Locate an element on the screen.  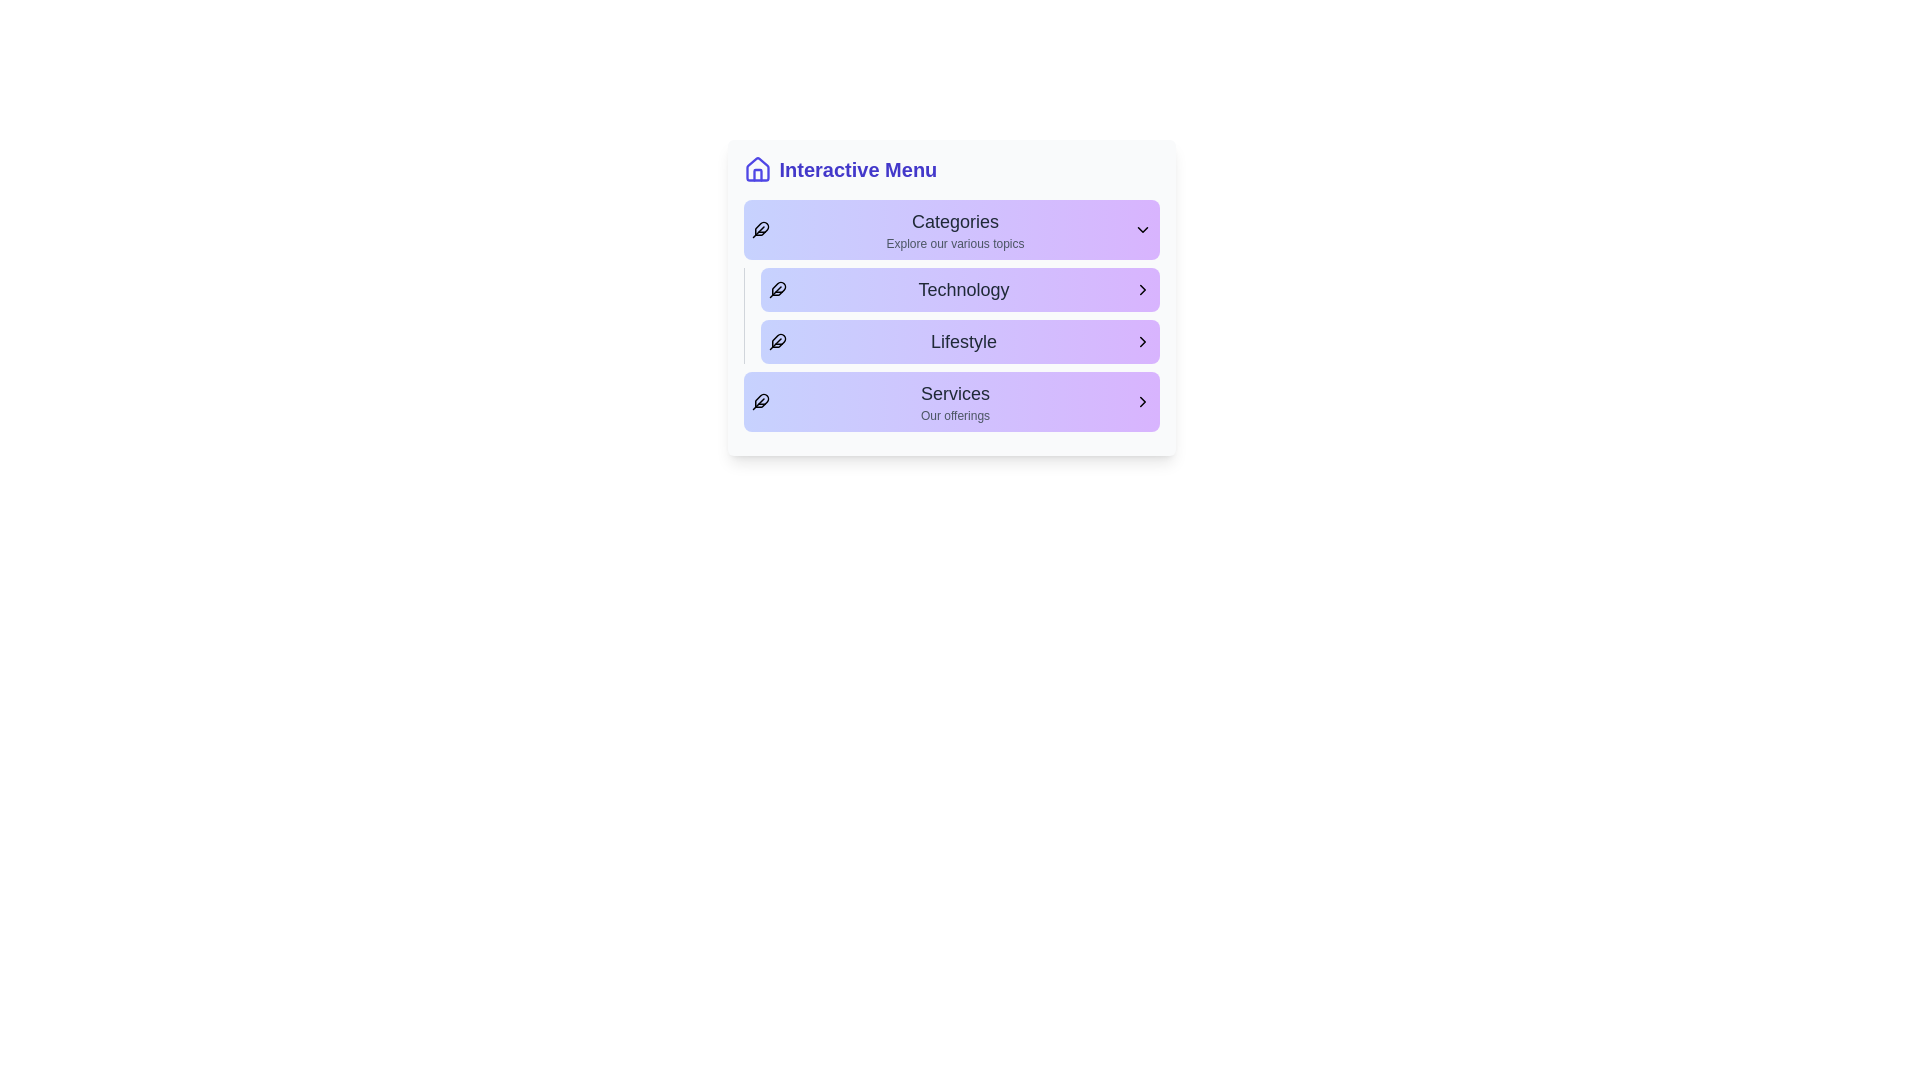
the 'Technology' button in the menu, which has a purple gradient background and features a feather icon on the left and a right-pointing arrow on the right is located at coordinates (950, 281).